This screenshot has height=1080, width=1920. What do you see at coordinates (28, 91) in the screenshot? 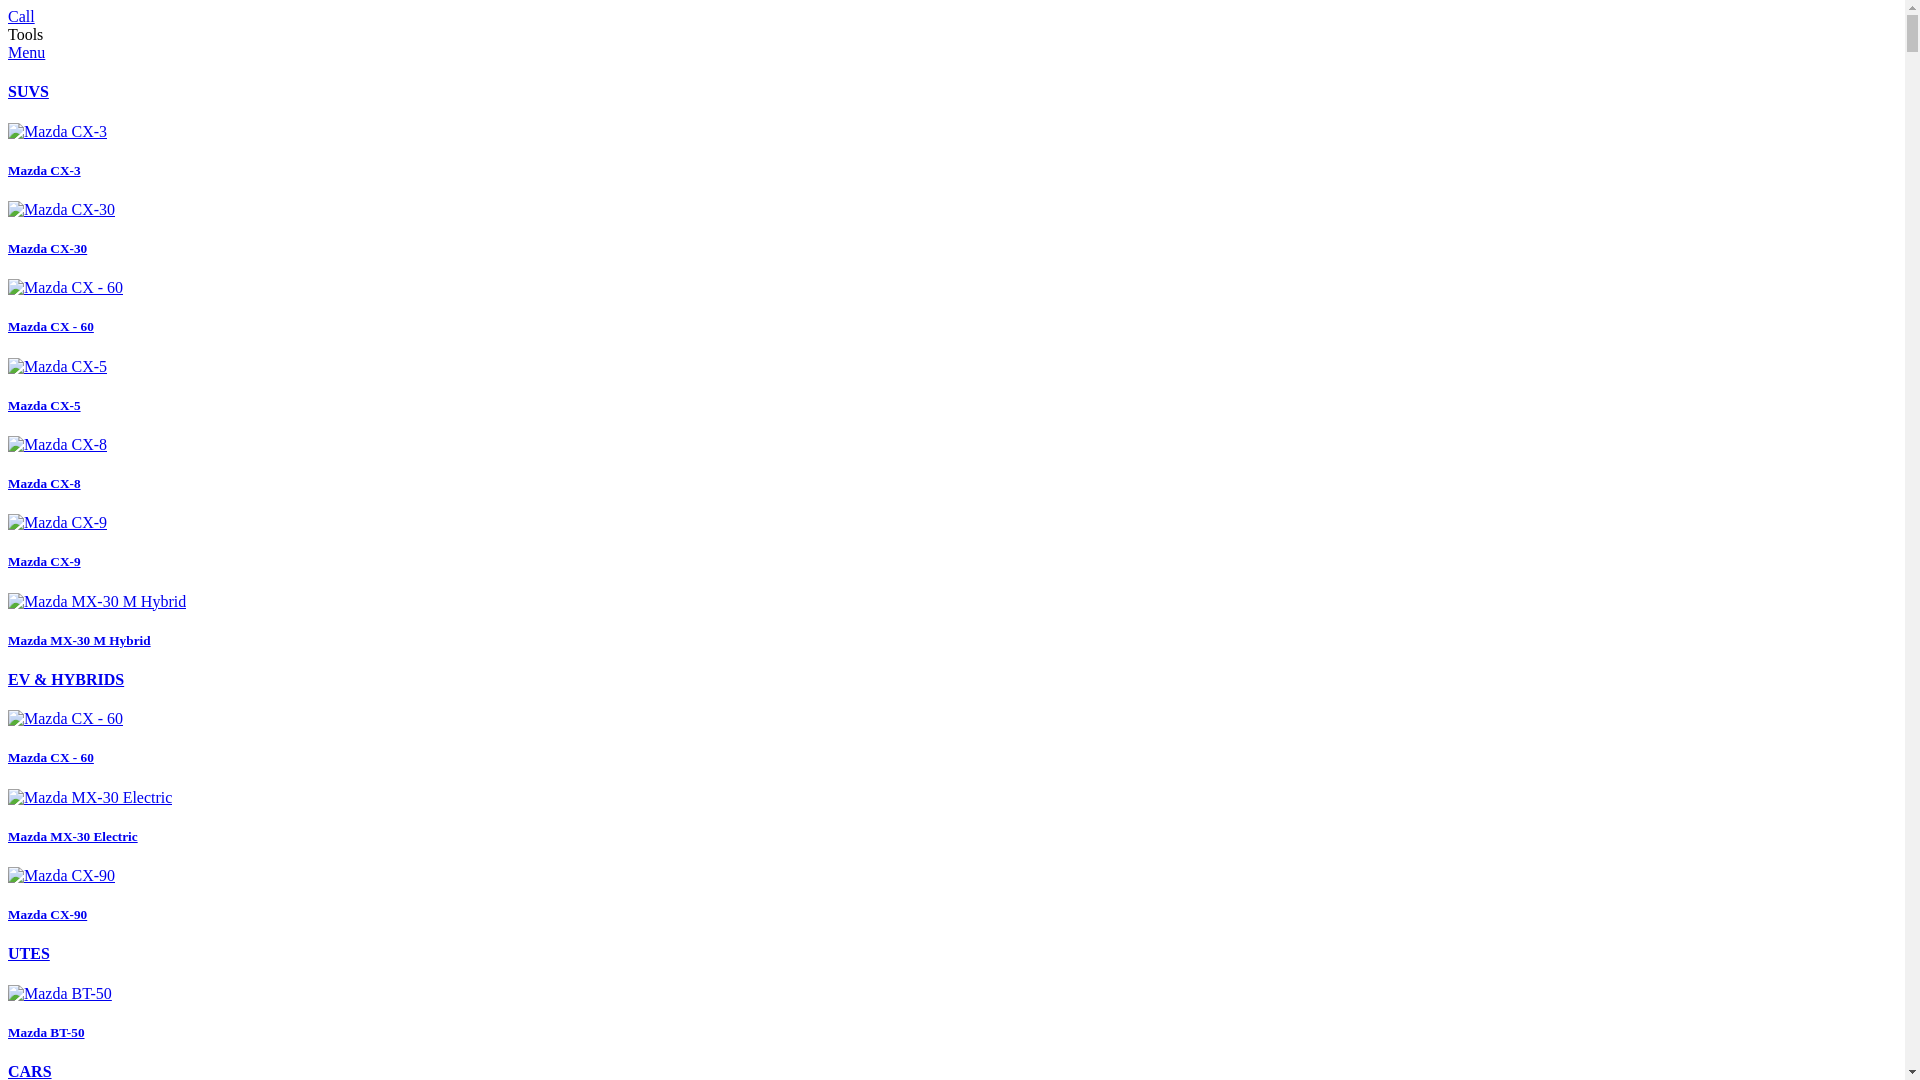
I see `'SUVS'` at bounding box center [28, 91].